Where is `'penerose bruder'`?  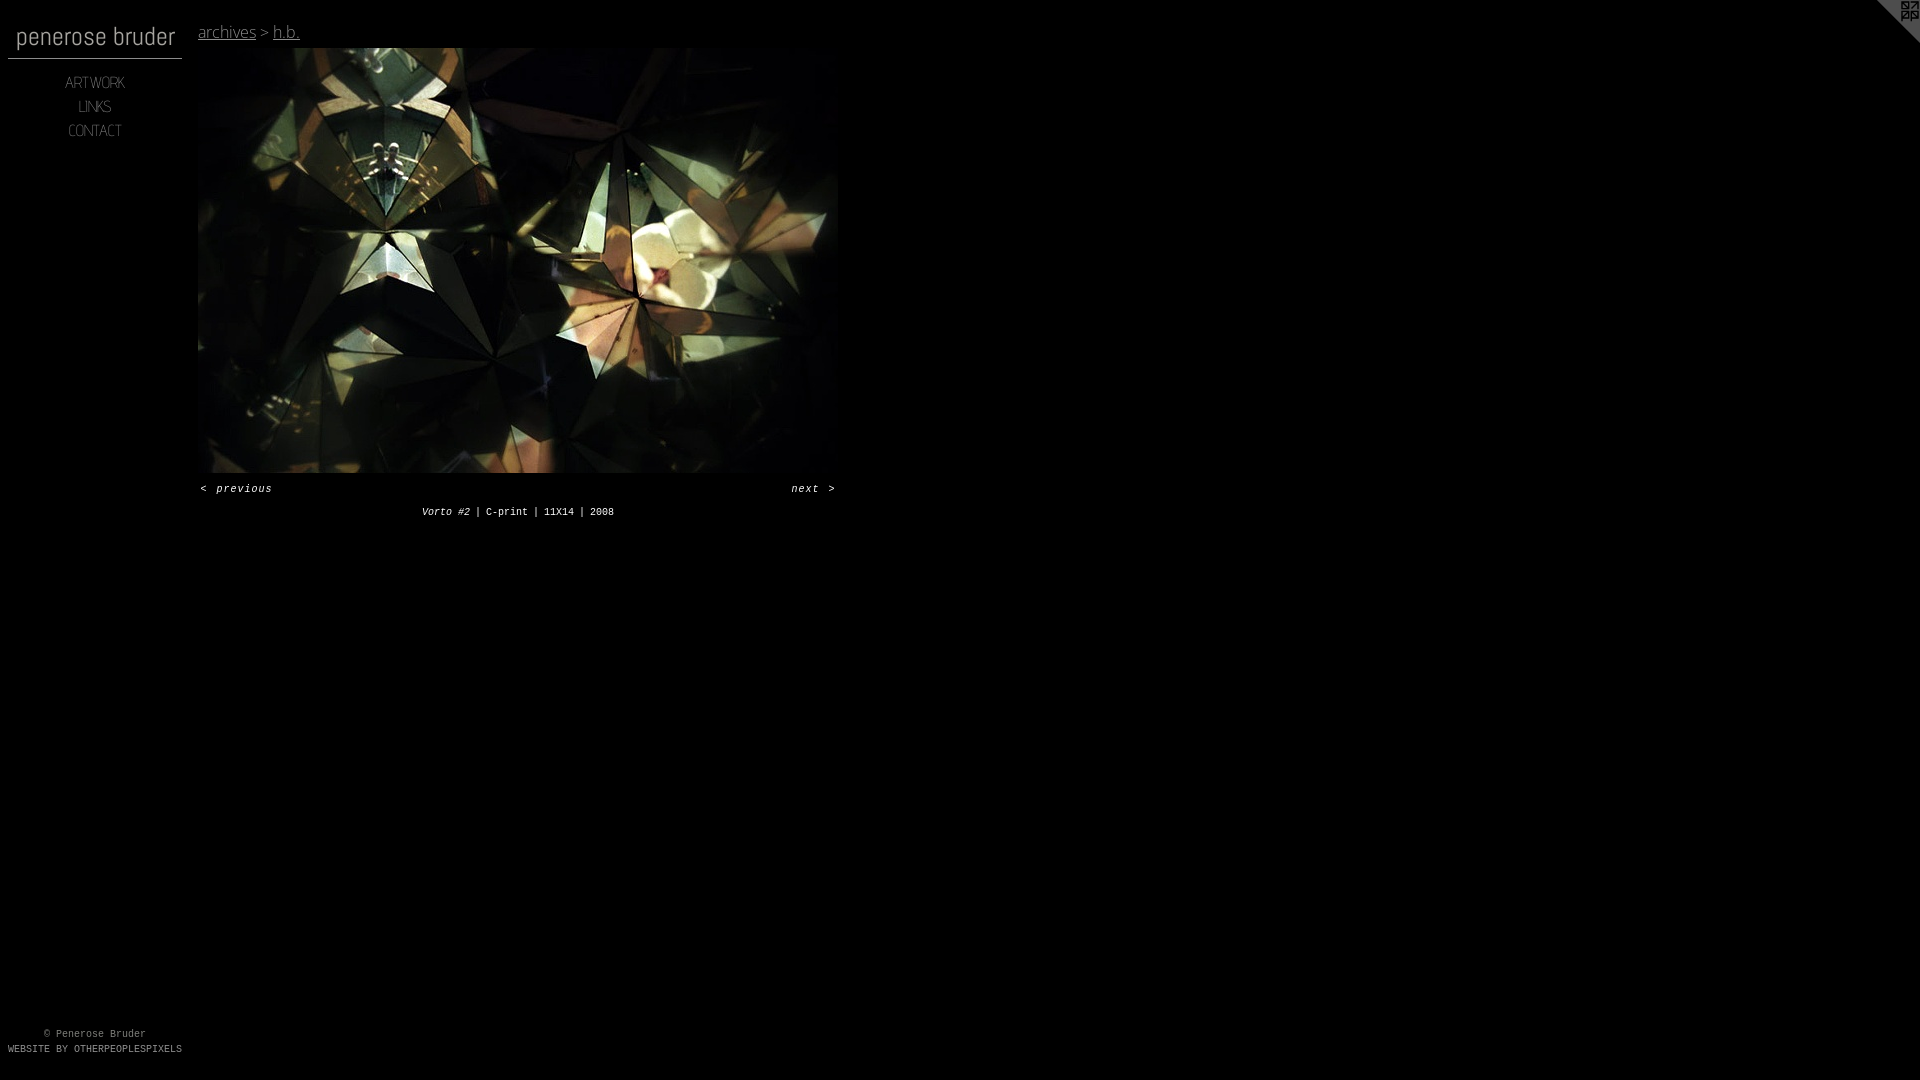 'penerose bruder' is located at coordinates (94, 36).